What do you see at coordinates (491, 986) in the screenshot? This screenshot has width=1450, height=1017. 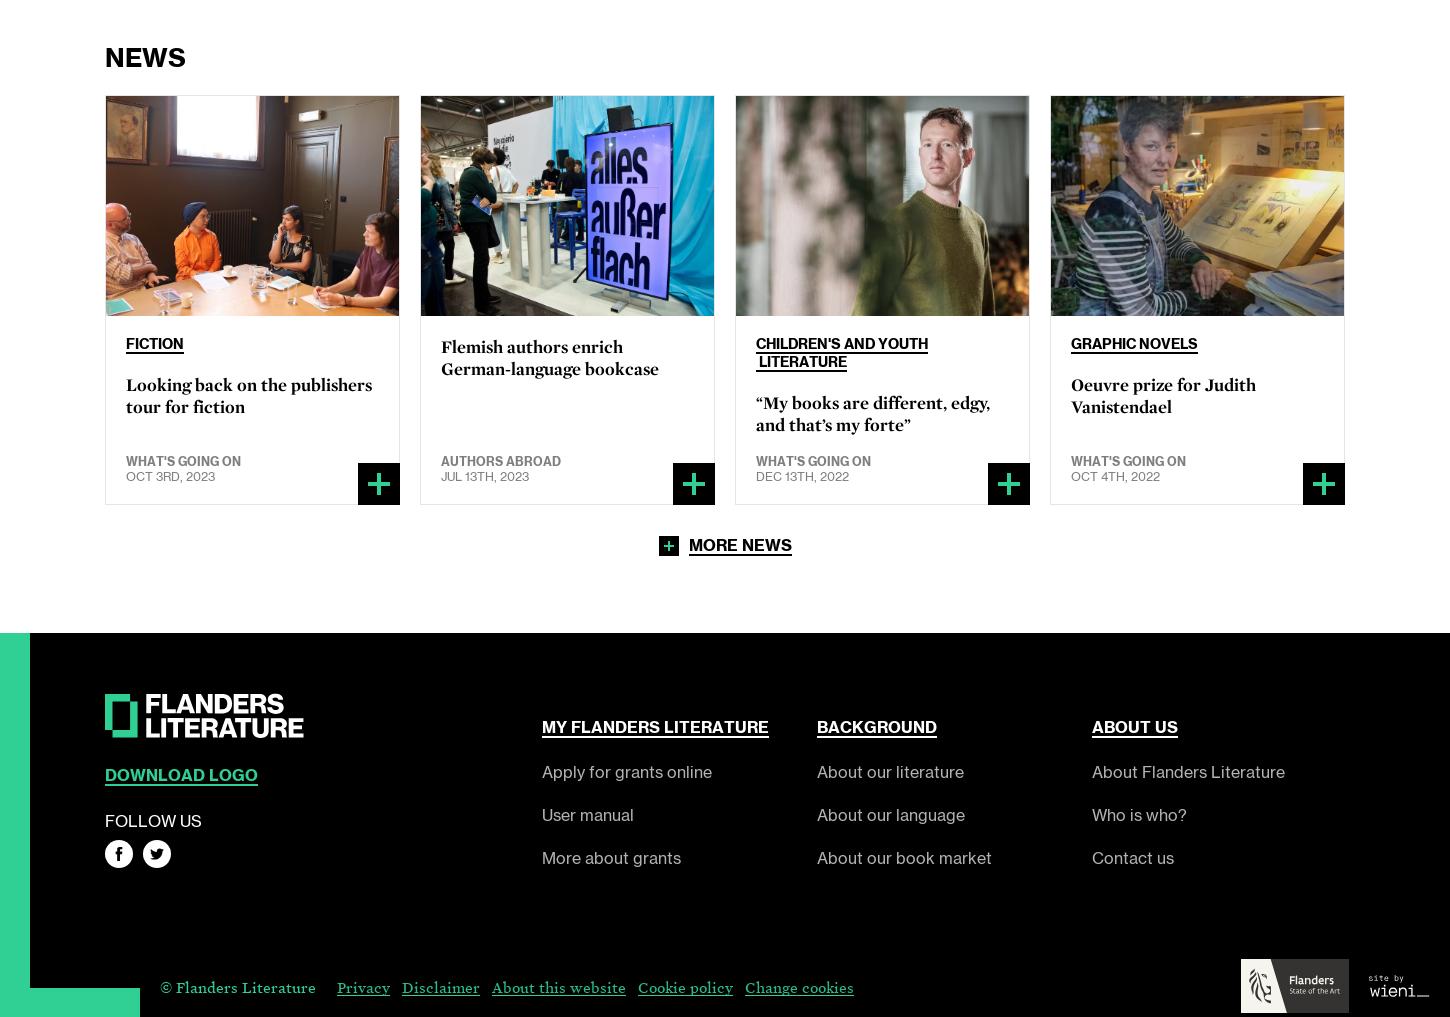 I see `'About this website'` at bounding box center [491, 986].